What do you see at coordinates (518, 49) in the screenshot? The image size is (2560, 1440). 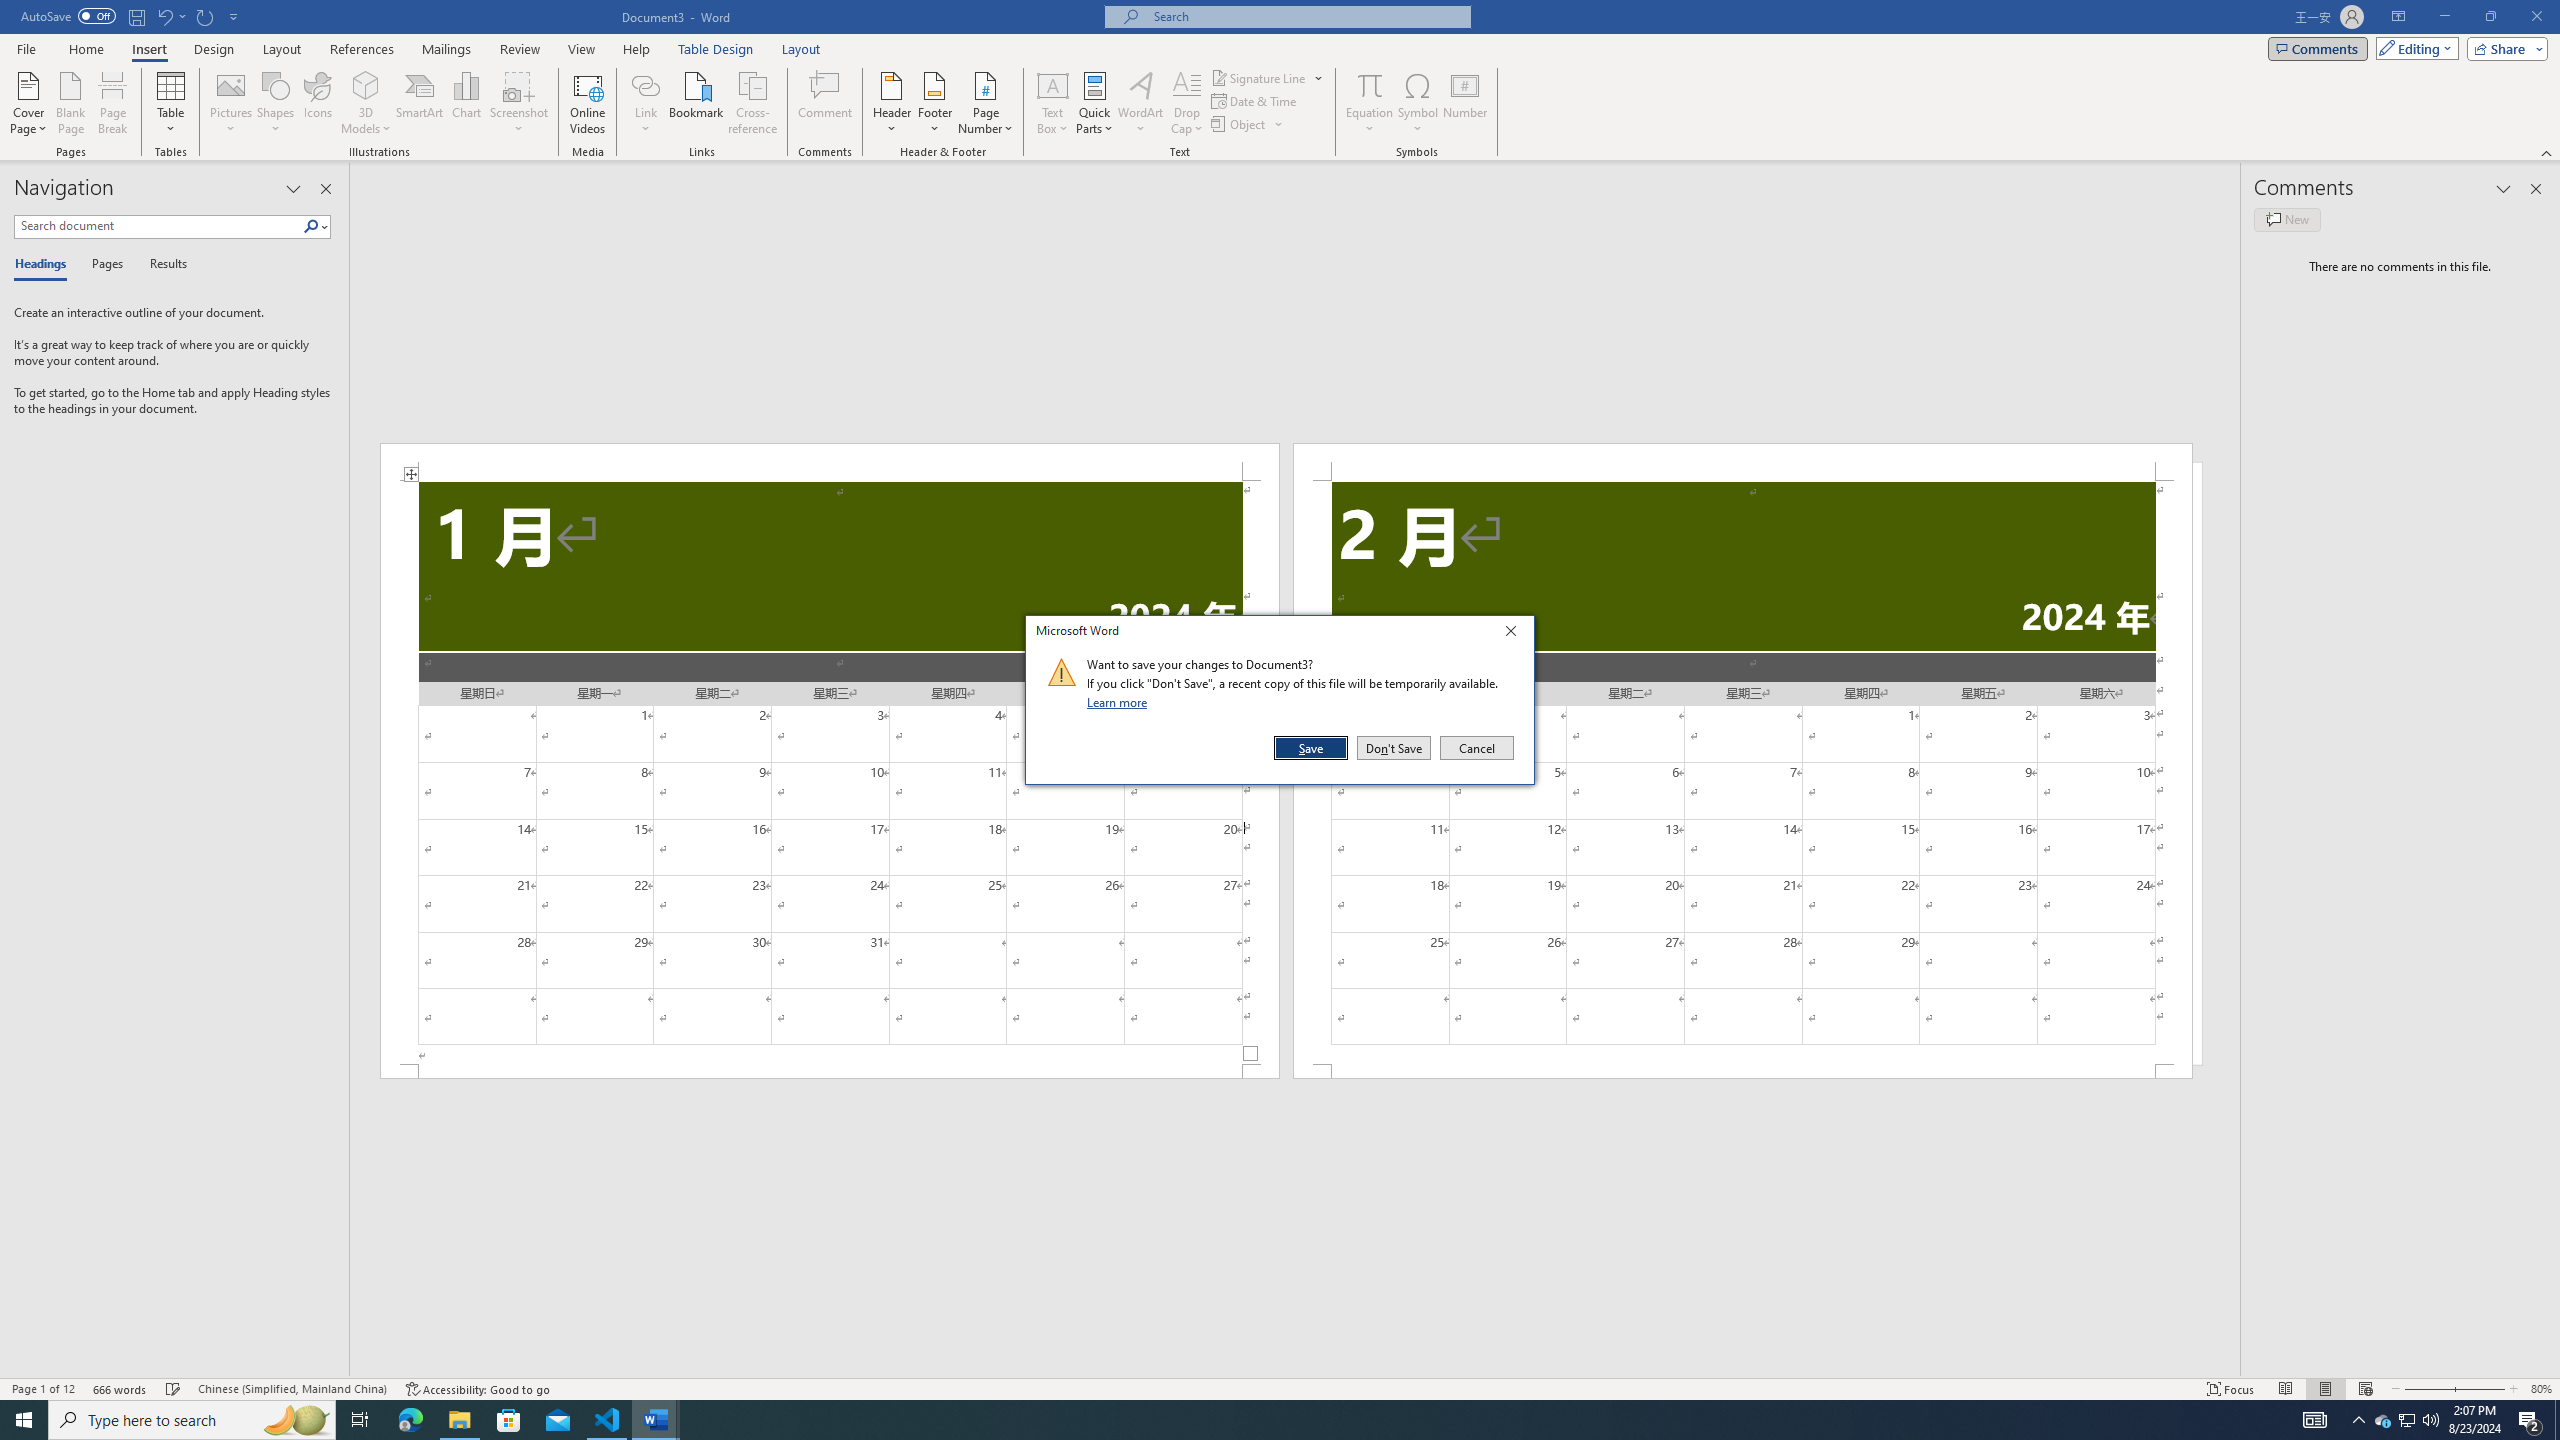 I see `'Review'` at bounding box center [518, 49].